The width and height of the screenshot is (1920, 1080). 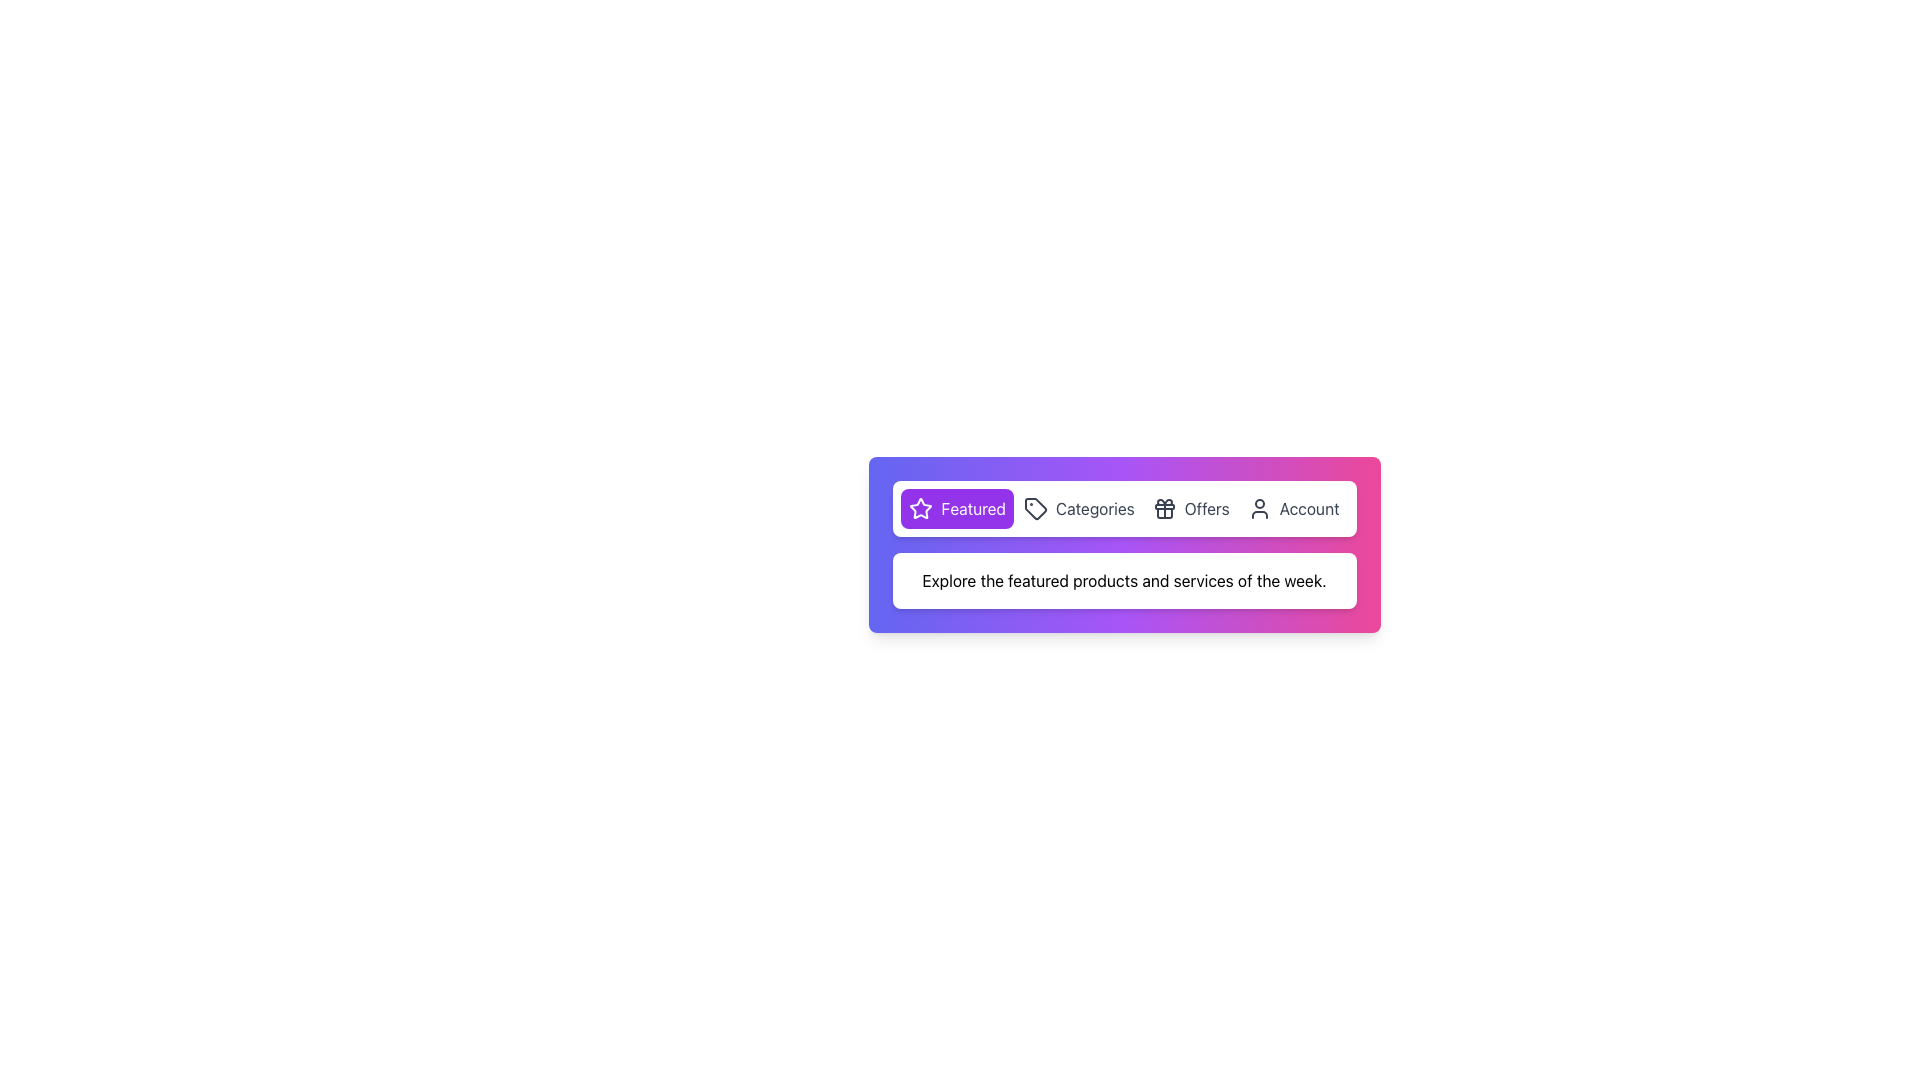 I want to click on the 'Offers' button with a gift box icon located in the horizontal navigation bar, so click(x=1191, y=508).